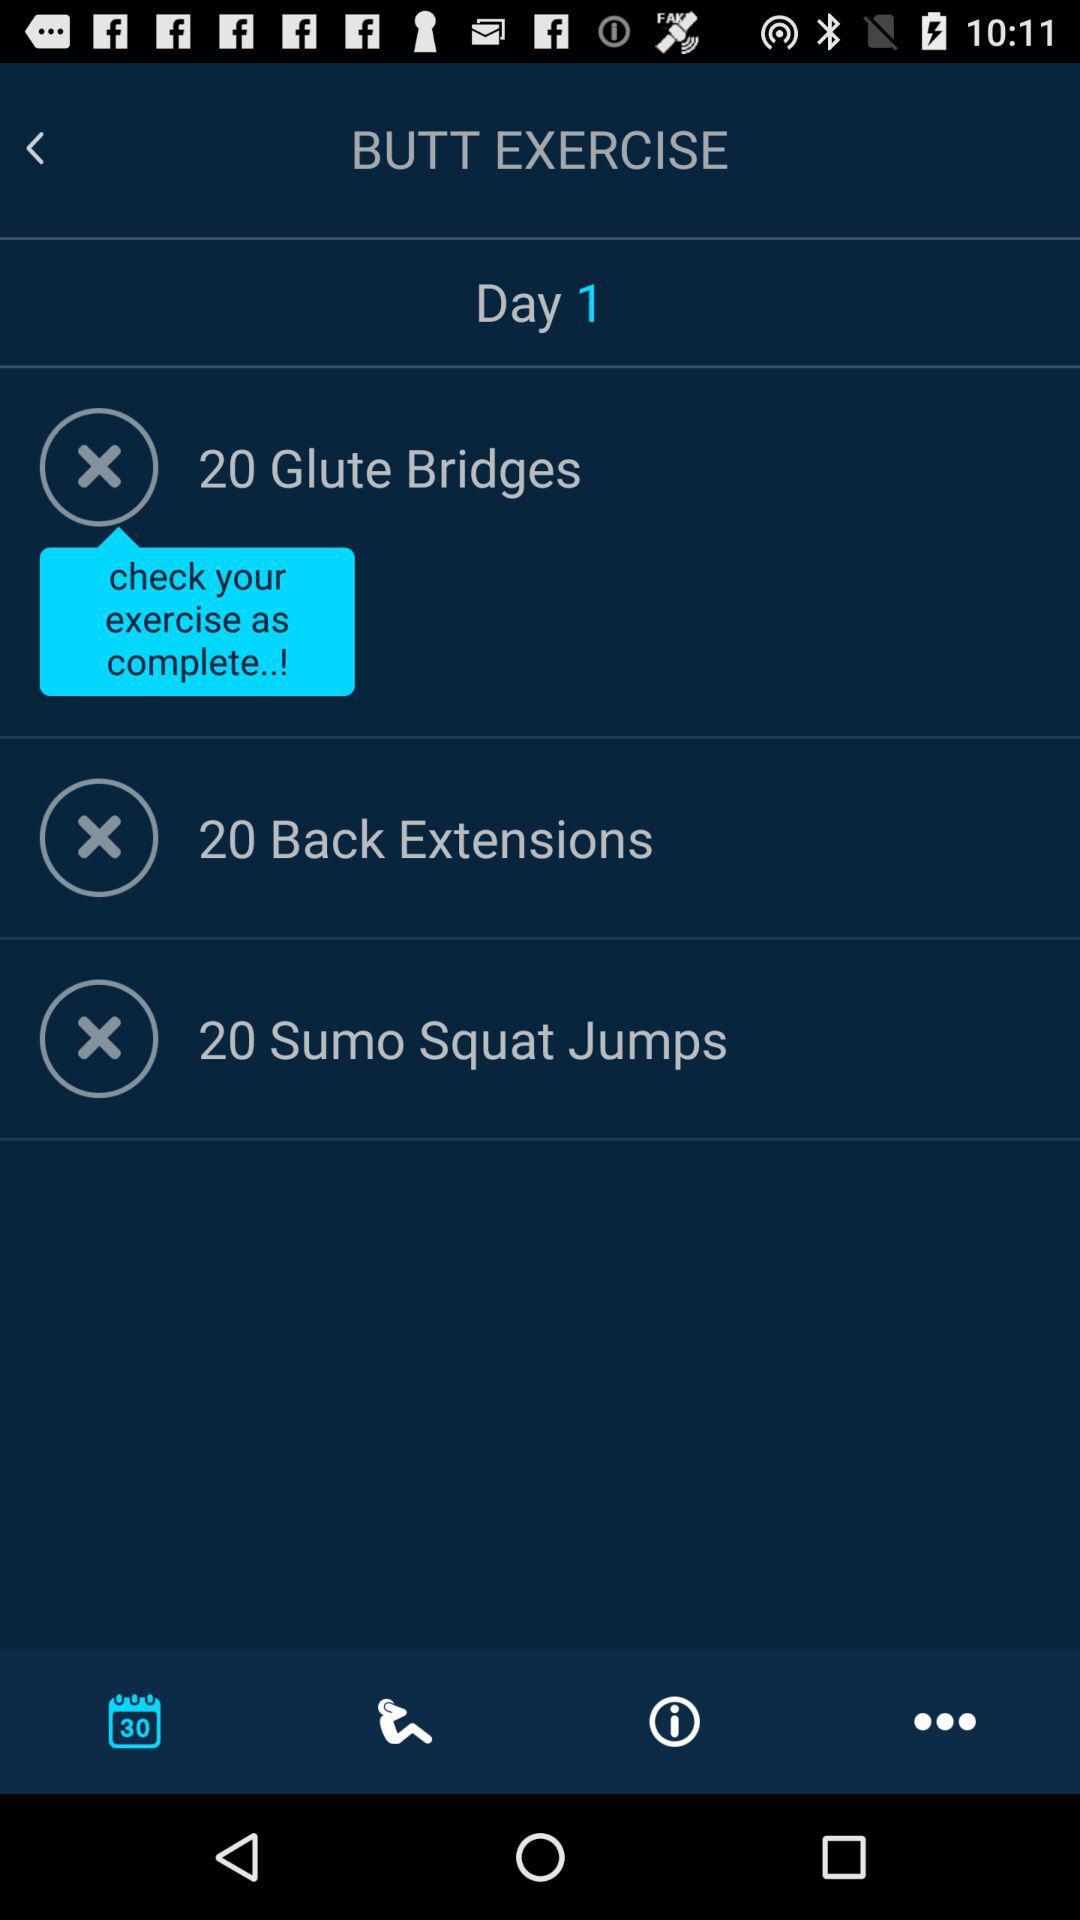 The height and width of the screenshot is (1920, 1080). I want to click on check the sumo squat complete, so click(99, 1038).